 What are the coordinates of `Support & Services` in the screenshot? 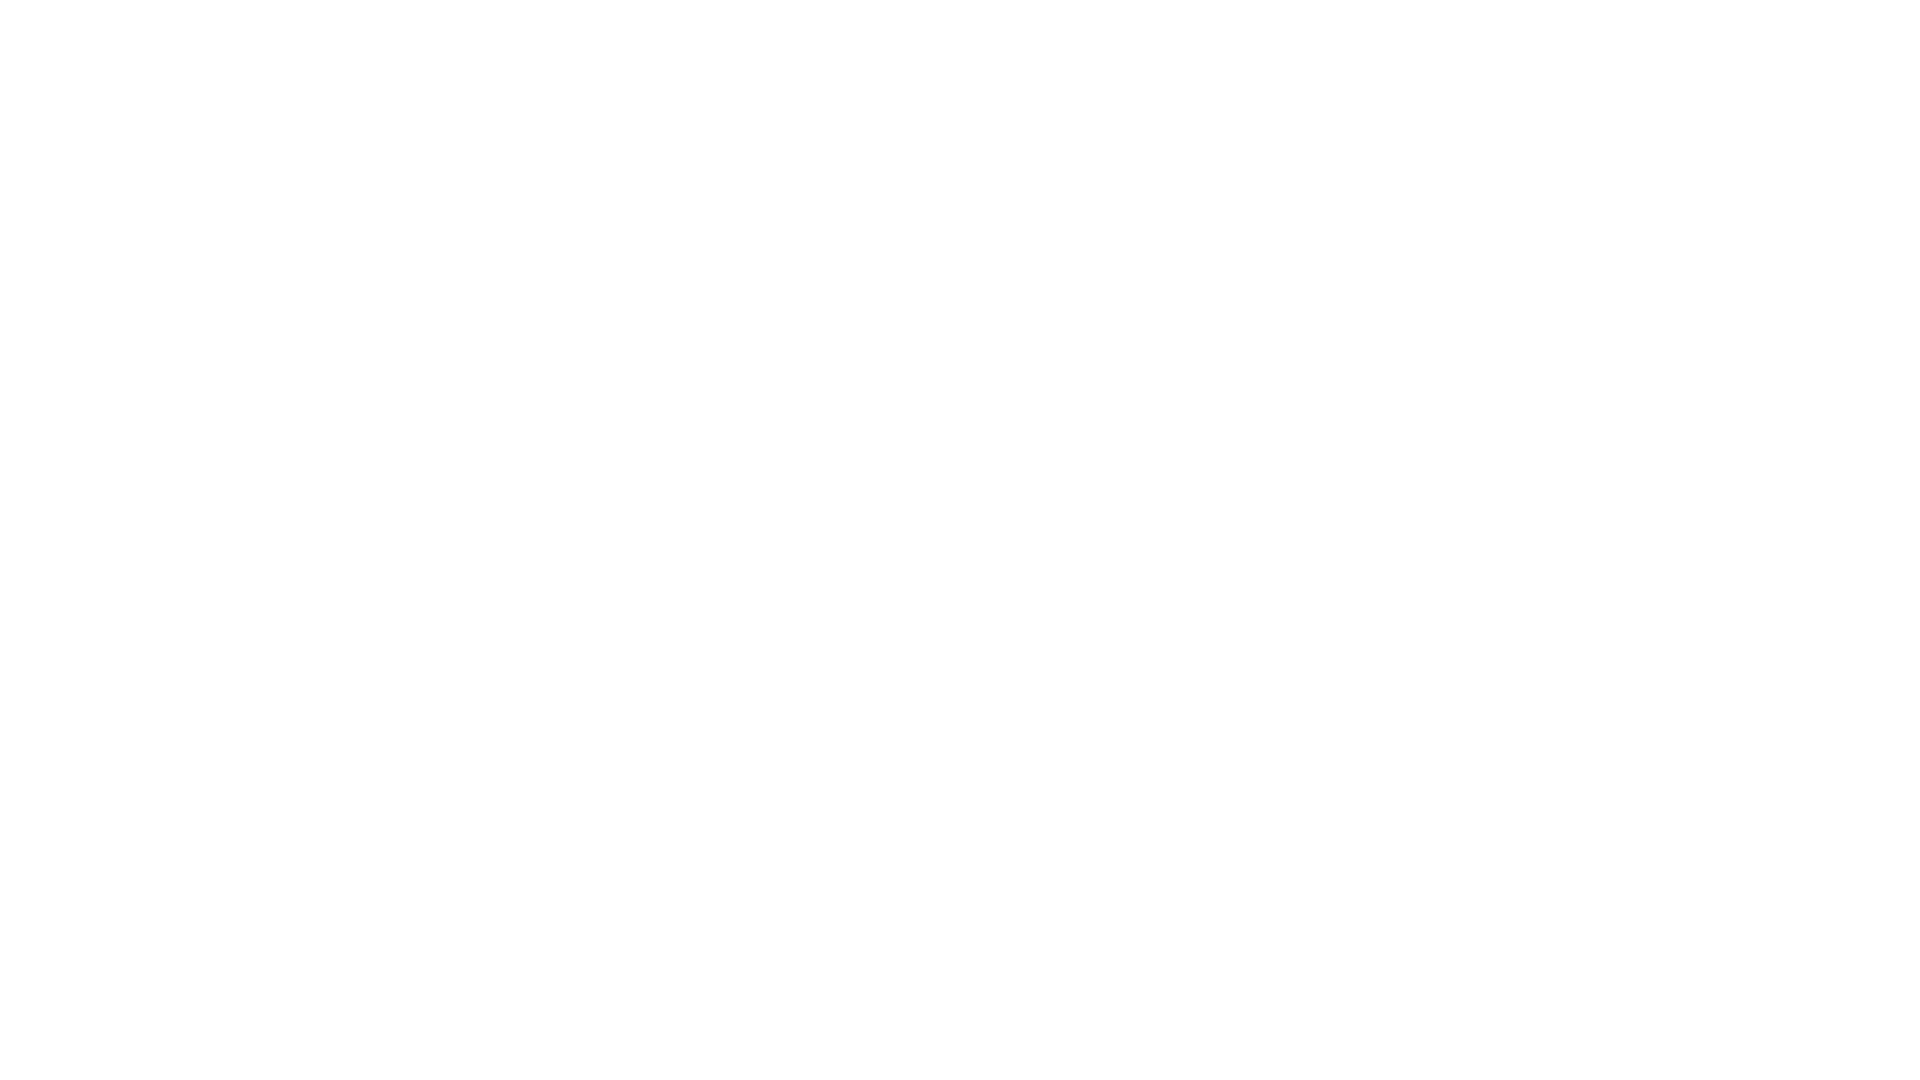 It's located at (641, 27).